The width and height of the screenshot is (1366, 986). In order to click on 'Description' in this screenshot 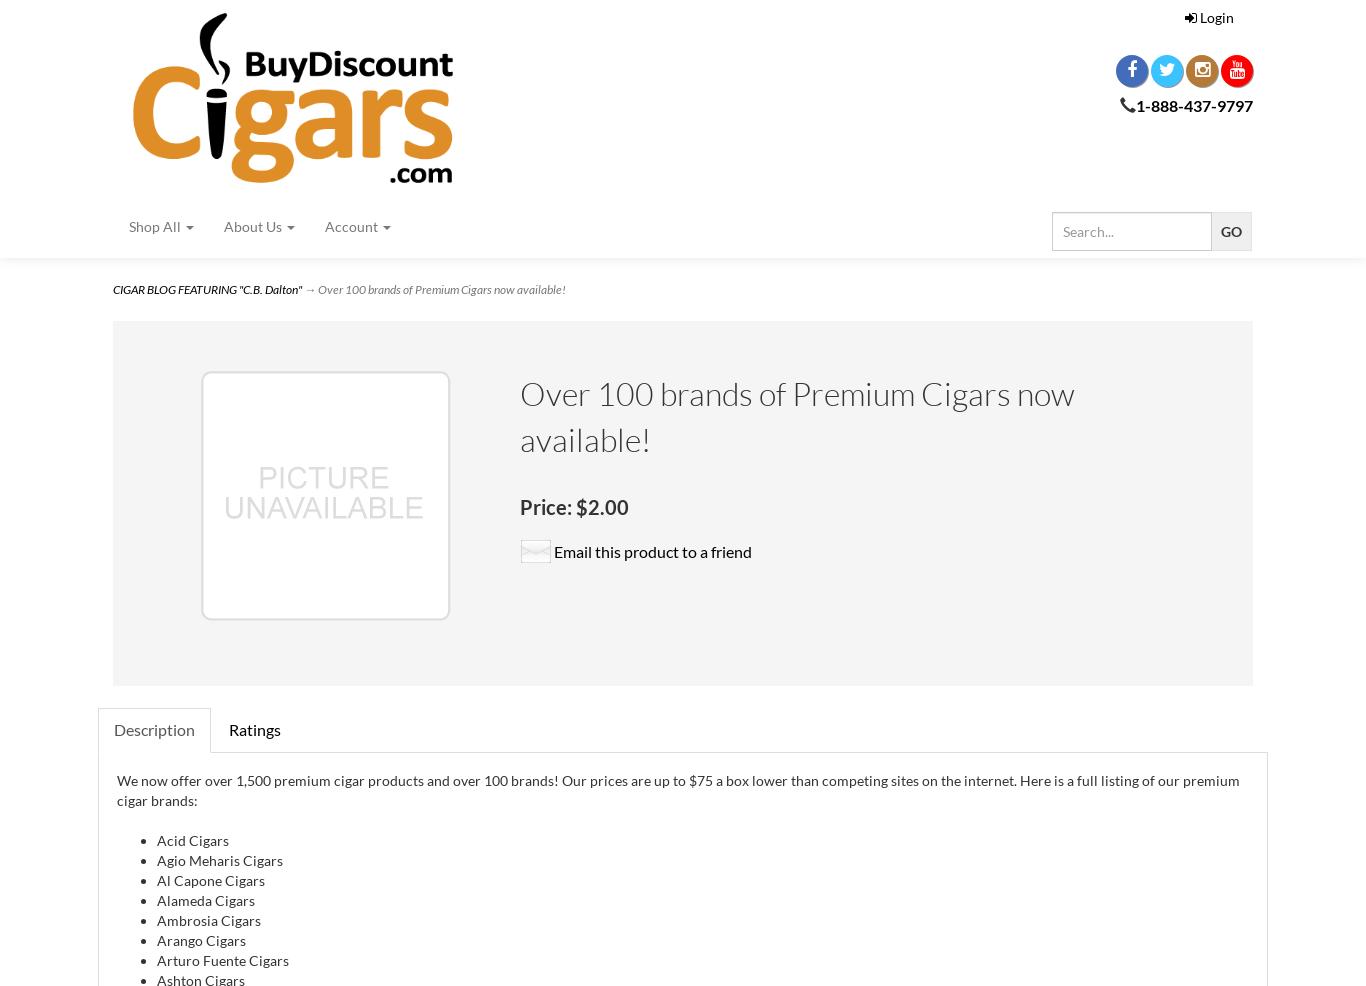, I will do `click(153, 728)`.